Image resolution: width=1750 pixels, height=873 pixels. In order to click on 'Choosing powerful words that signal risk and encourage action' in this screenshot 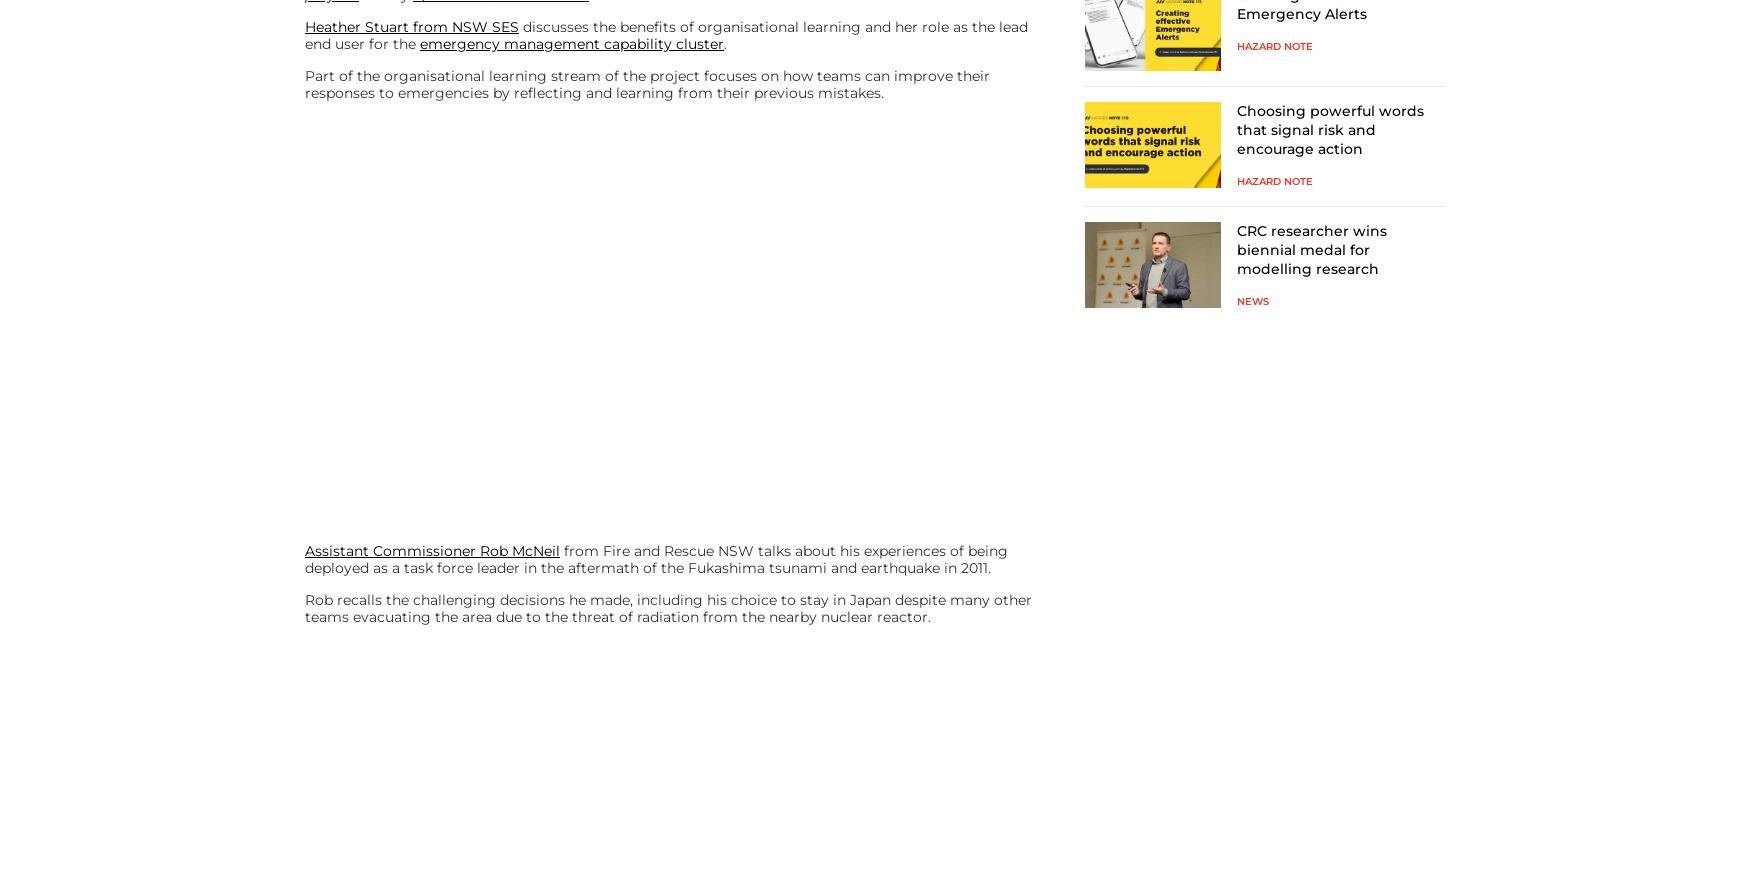, I will do `click(1330, 129)`.